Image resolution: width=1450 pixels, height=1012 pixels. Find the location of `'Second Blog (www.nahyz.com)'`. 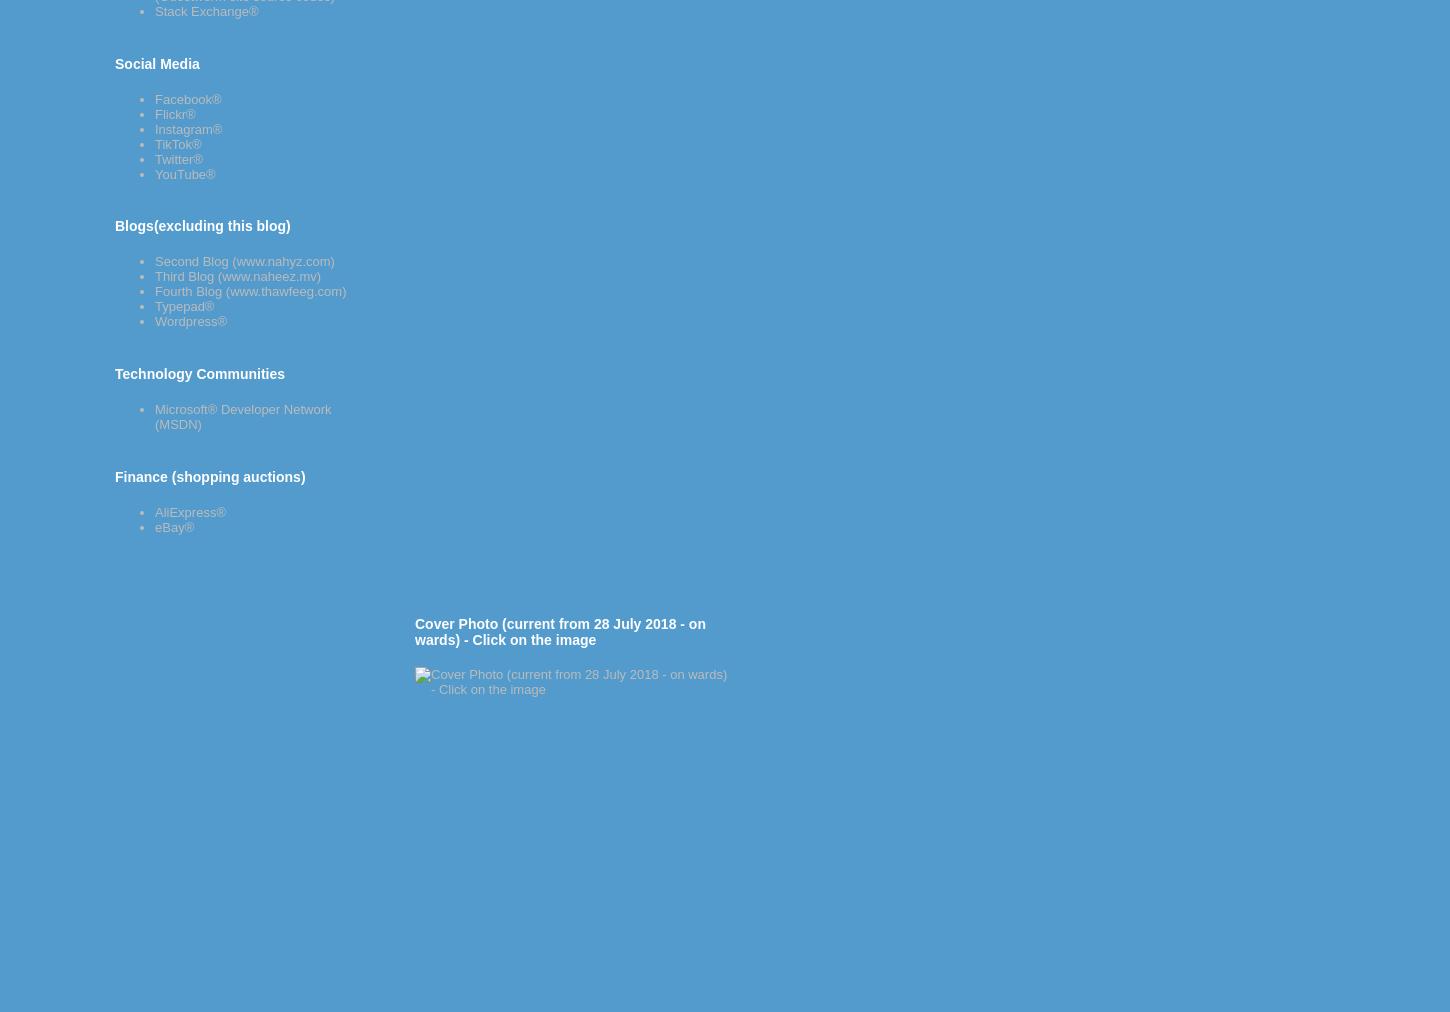

'Second Blog (www.nahyz.com)' is located at coordinates (154, 260).